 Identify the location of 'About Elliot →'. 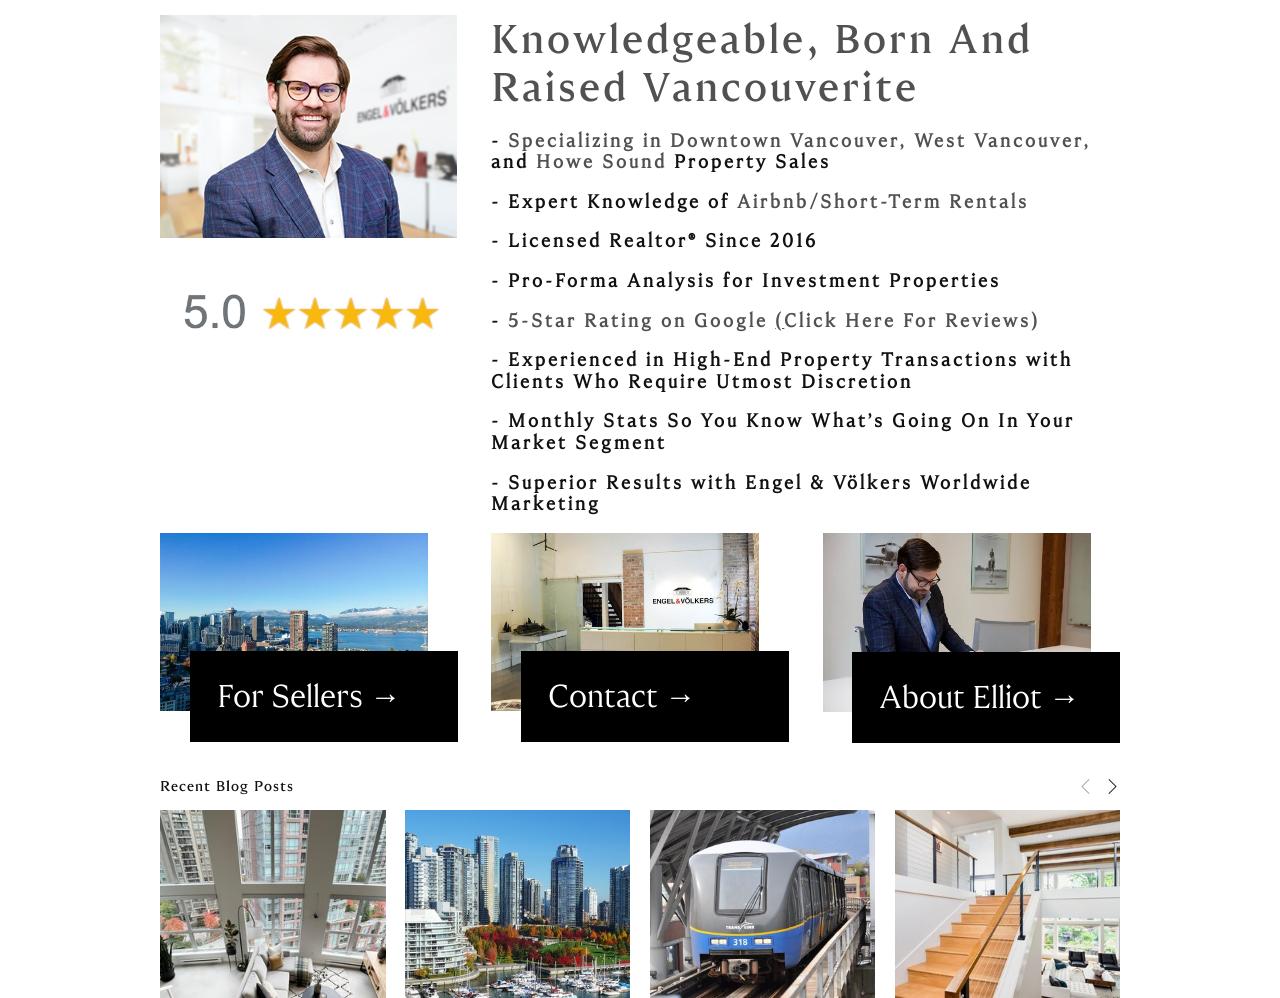
(979, 695).